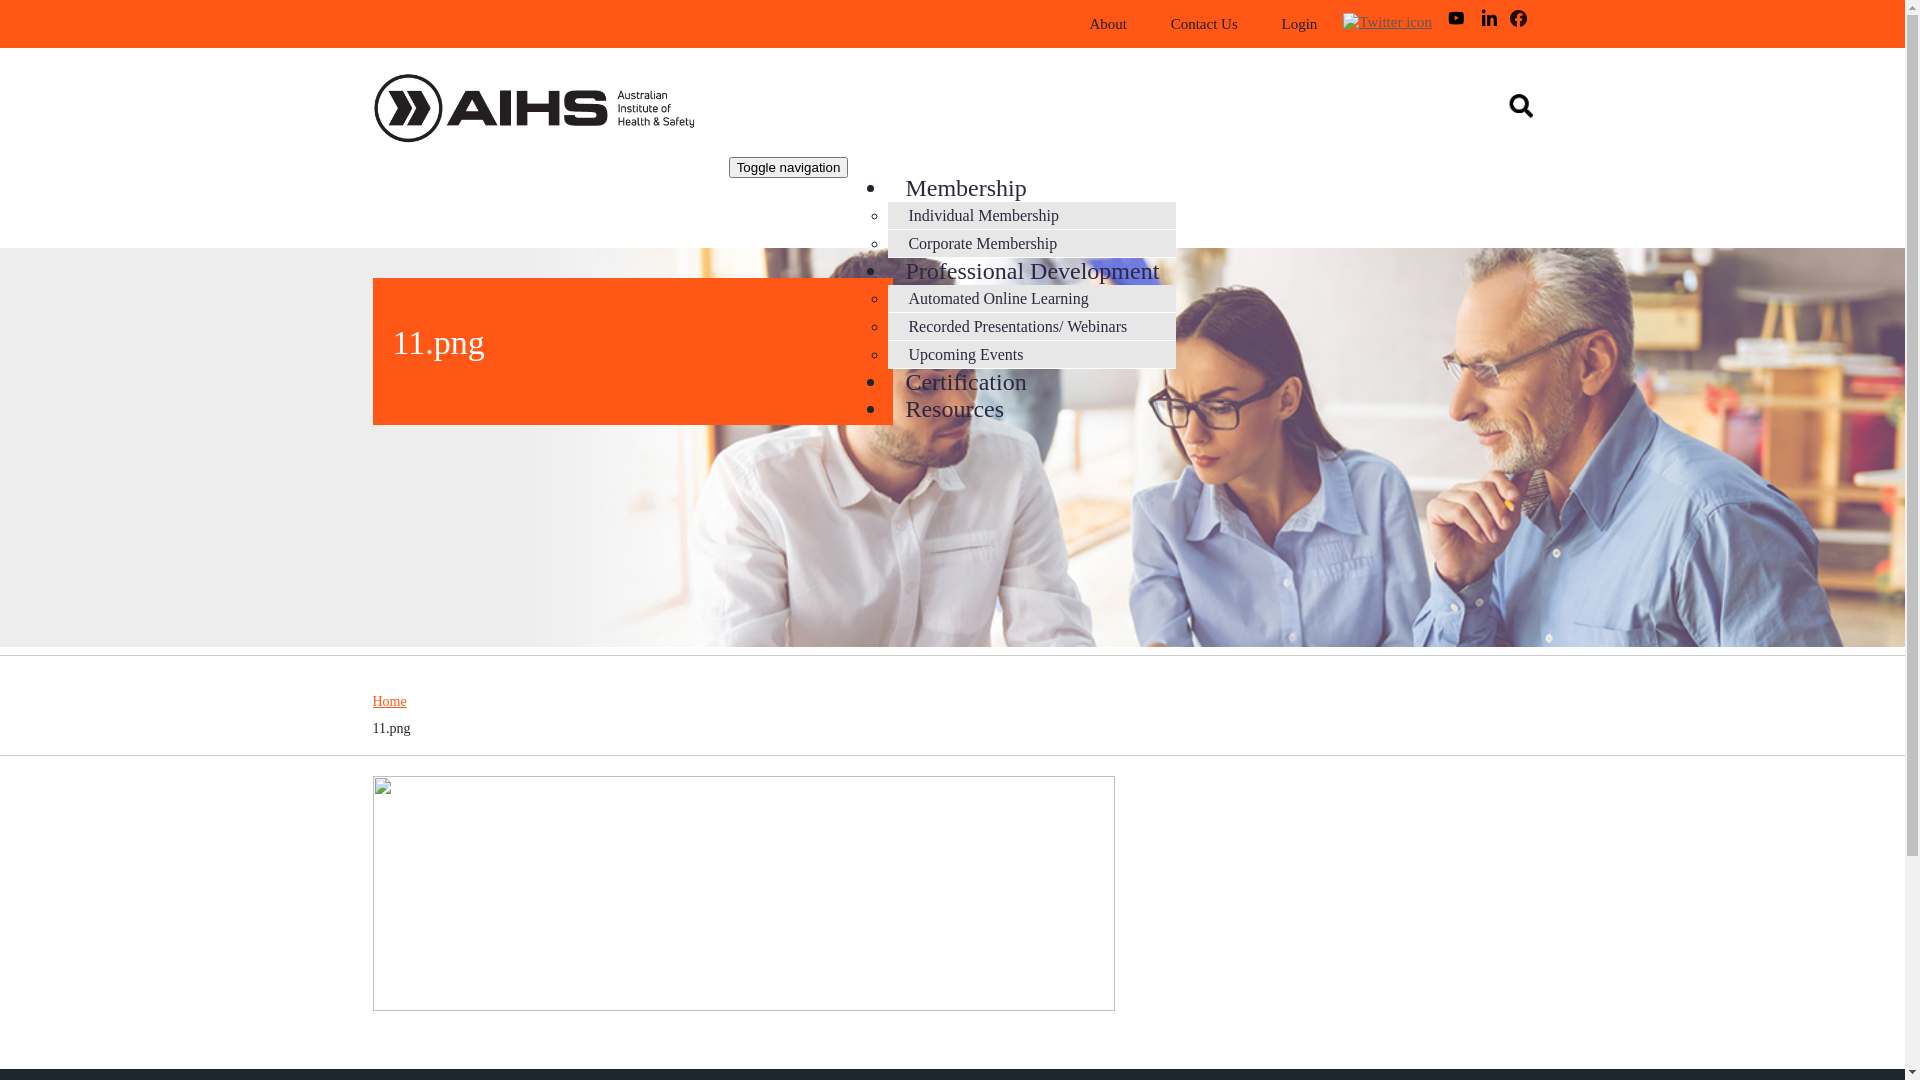 This screenshot has width=1920, height=1080. I want to click on 'Corporate Membership', so click(982, 242).